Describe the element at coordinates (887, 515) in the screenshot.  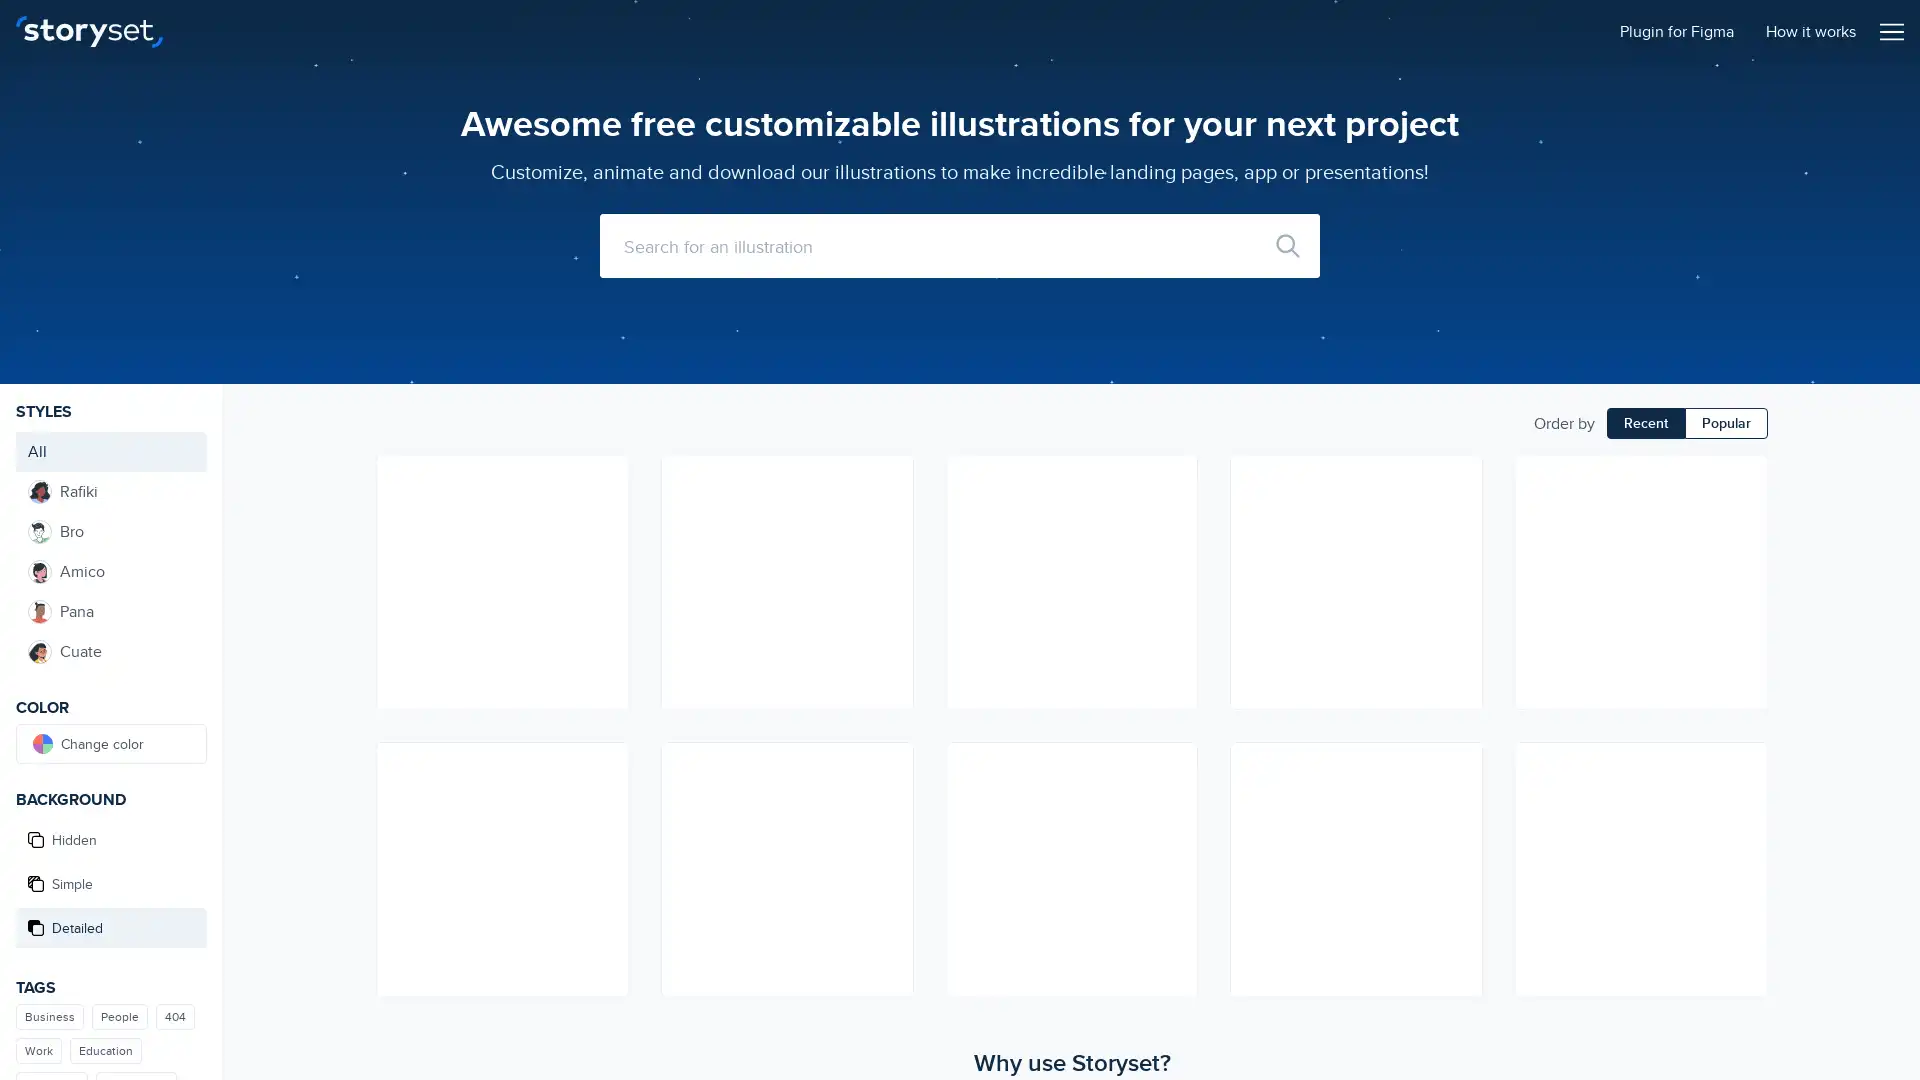
I see `download icon Download` at that location.